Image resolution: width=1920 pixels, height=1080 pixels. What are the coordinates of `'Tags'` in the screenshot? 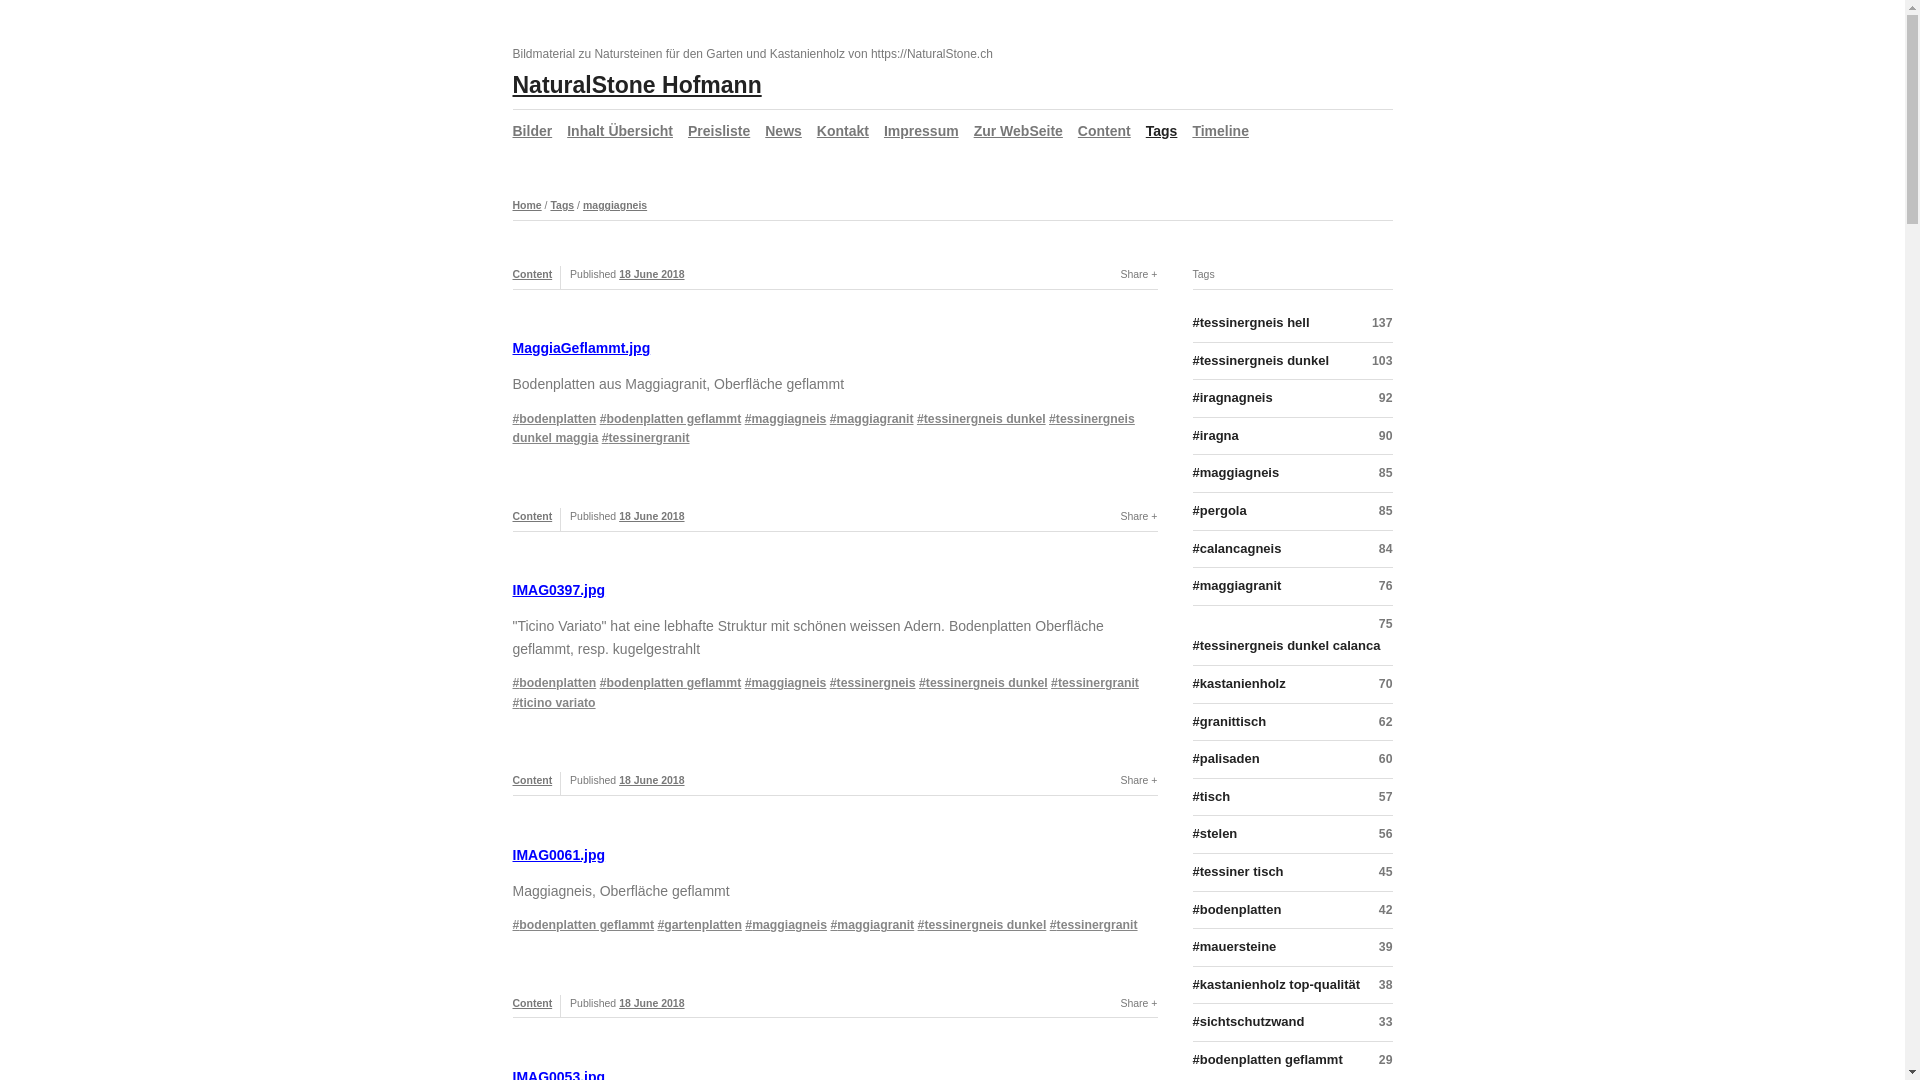 It's located at (550, 204).